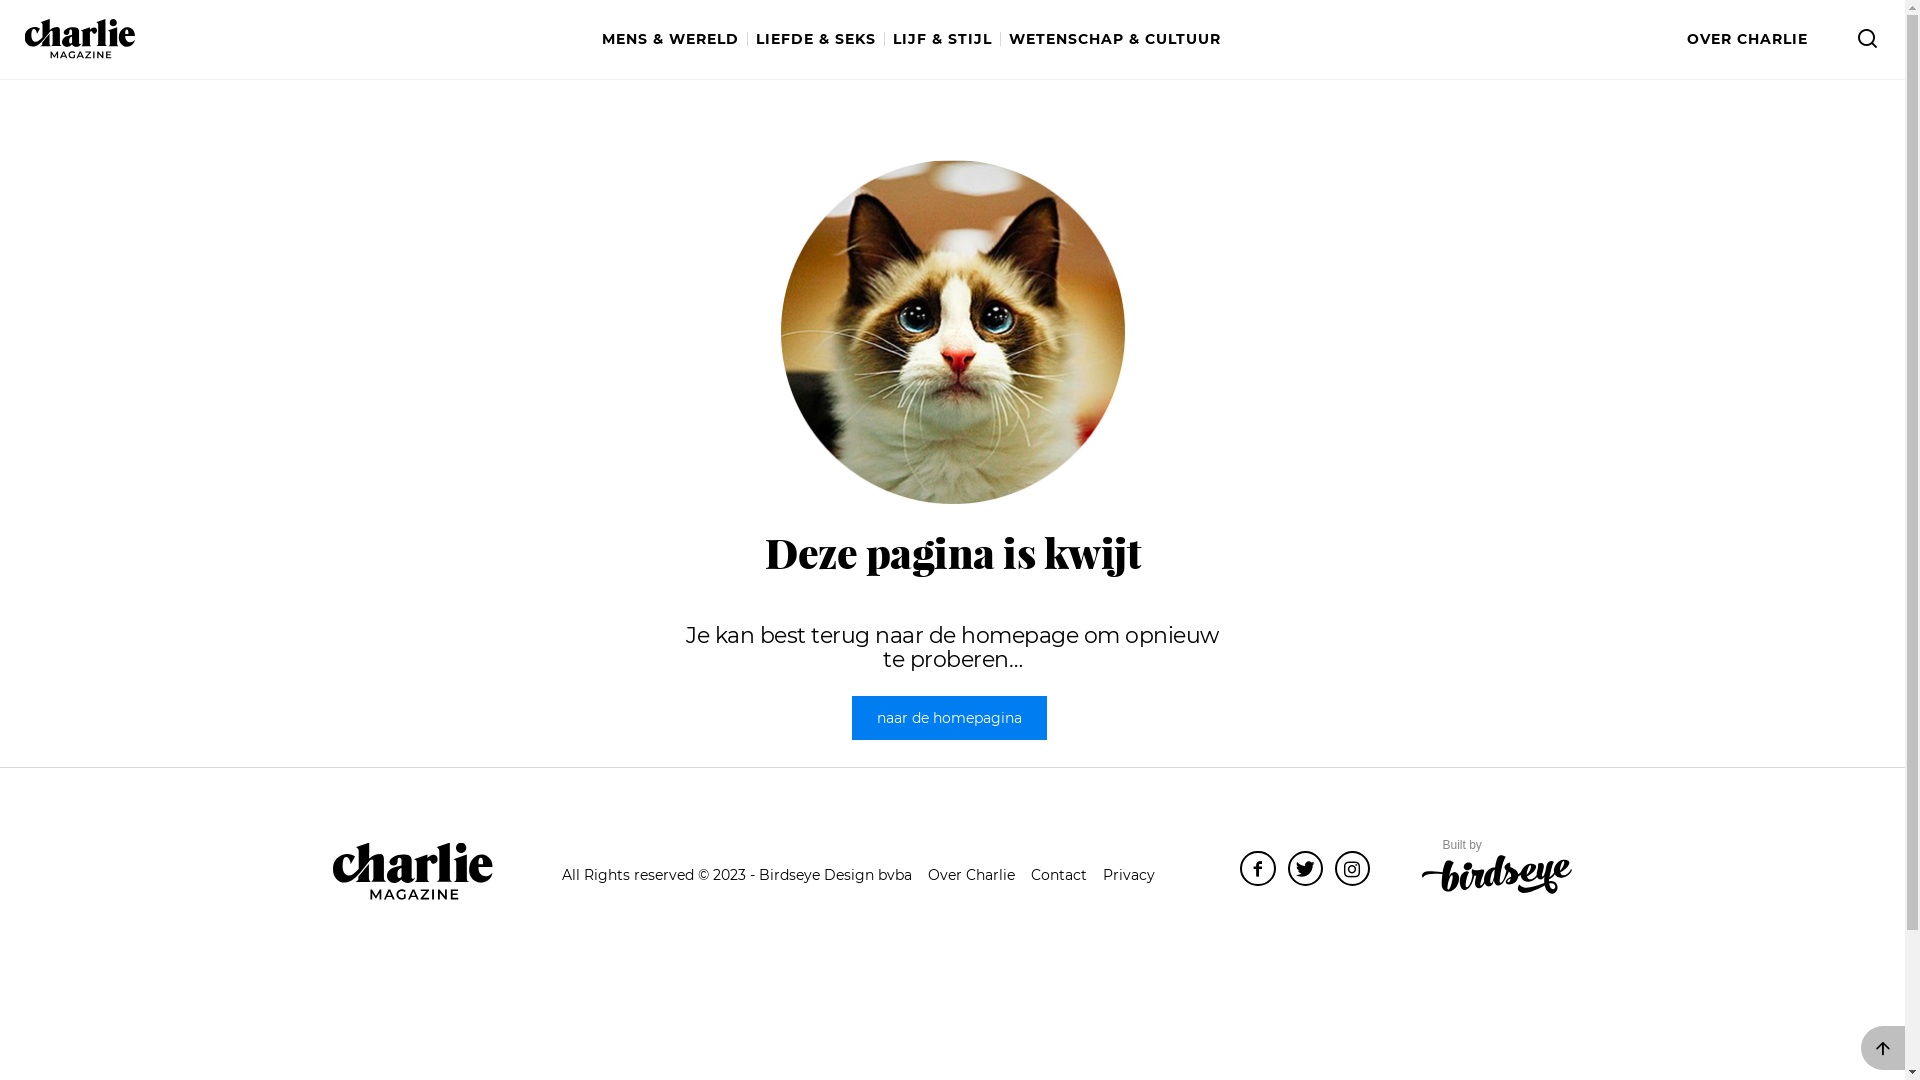  I want to click on 'MENS & WERELD', so click(675, 39).